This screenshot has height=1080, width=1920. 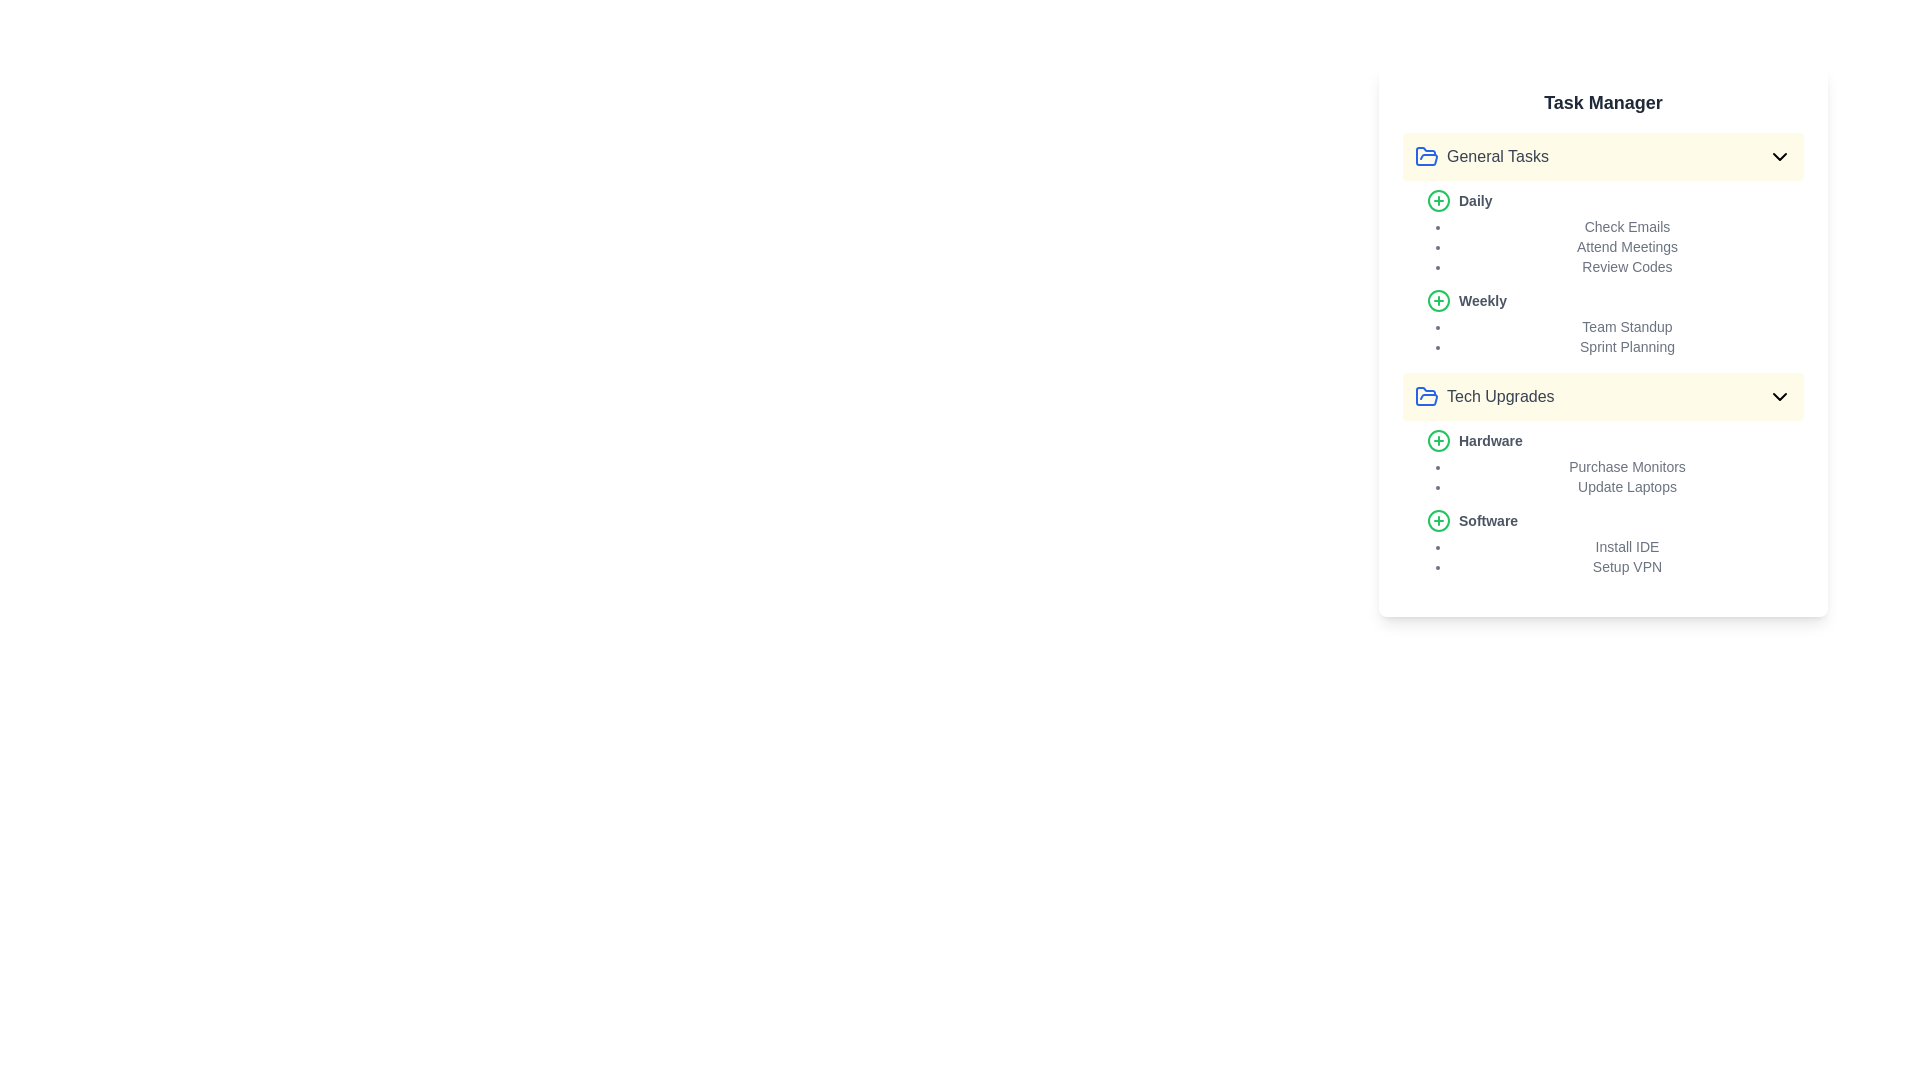 What do you see at coordinates (1615, 322) in the screenshot?
I see `the text items that list tasks related to the 'Weekly' category in the task manager, located below the 'Weekly' entry in the 'General Tasks' section` at bounding box center [1615, 322].